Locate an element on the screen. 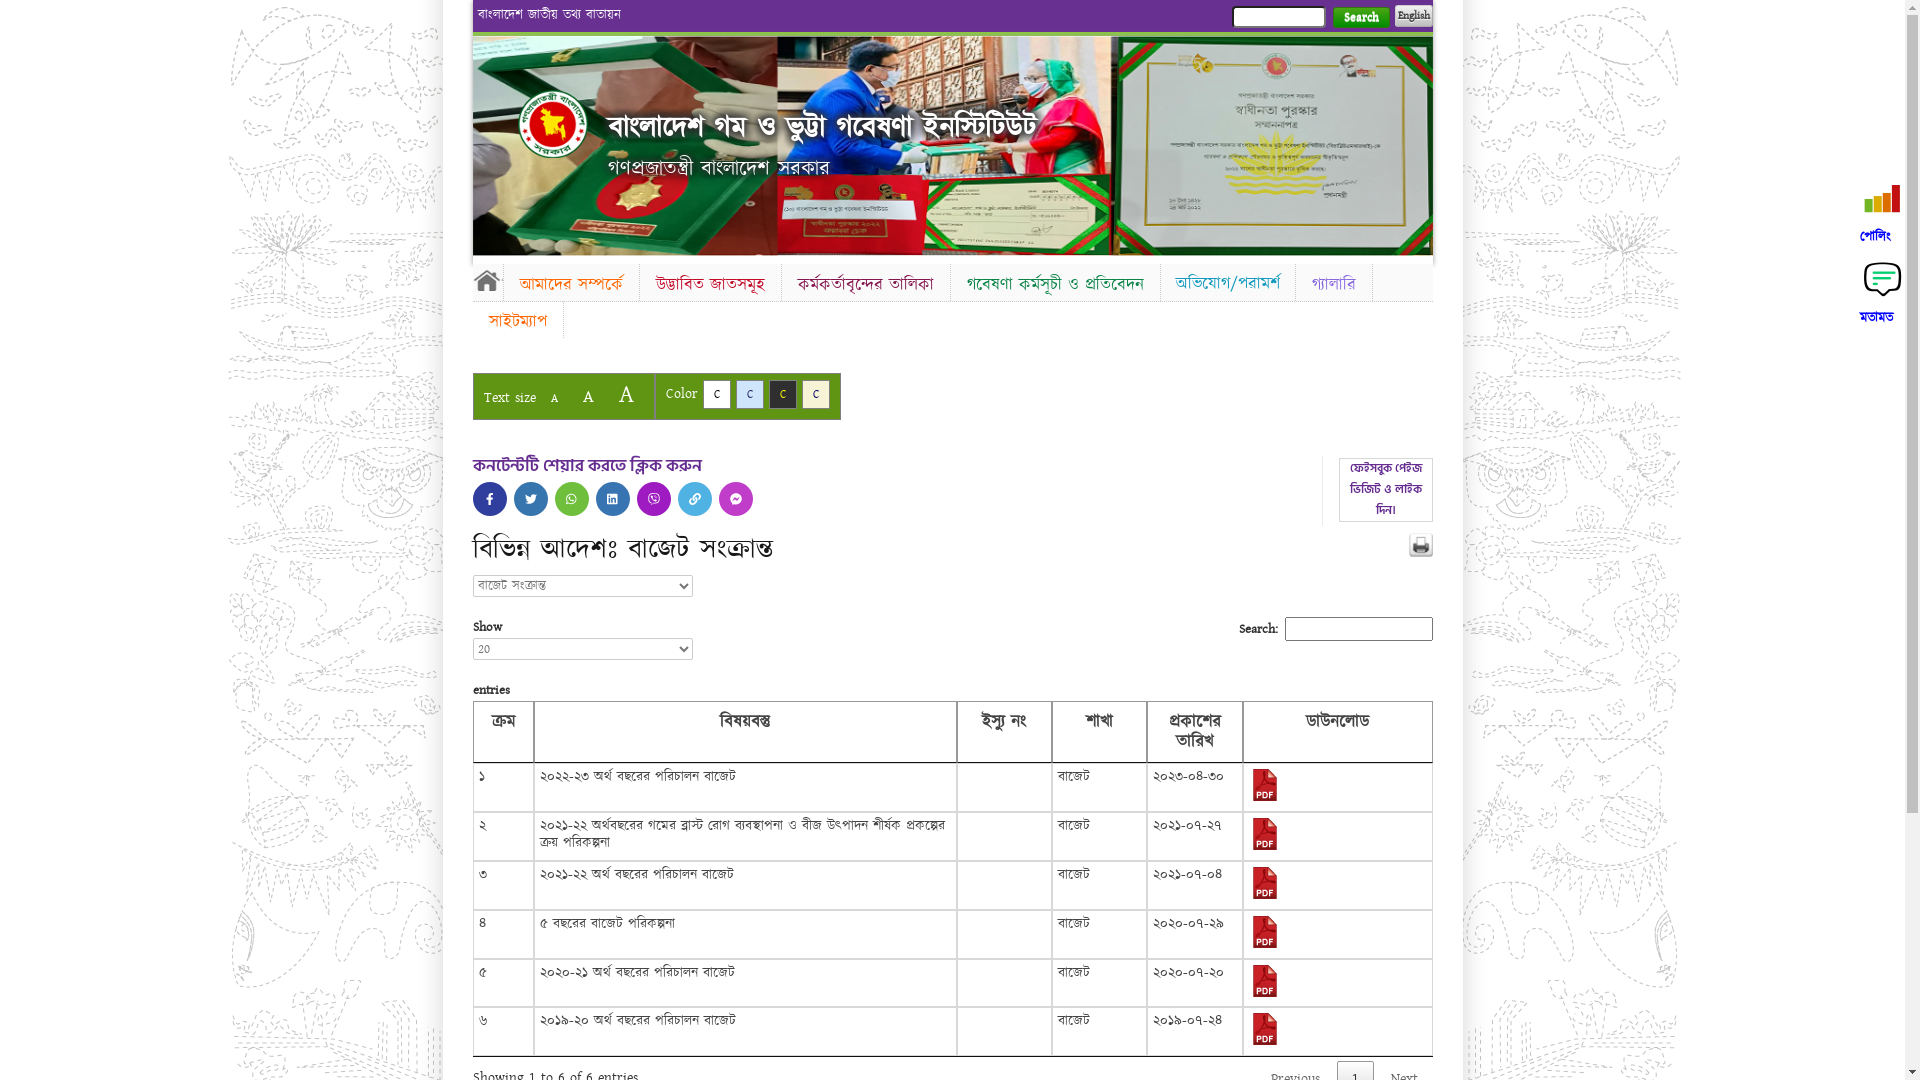  'C' is located at coordinates (816, 394).